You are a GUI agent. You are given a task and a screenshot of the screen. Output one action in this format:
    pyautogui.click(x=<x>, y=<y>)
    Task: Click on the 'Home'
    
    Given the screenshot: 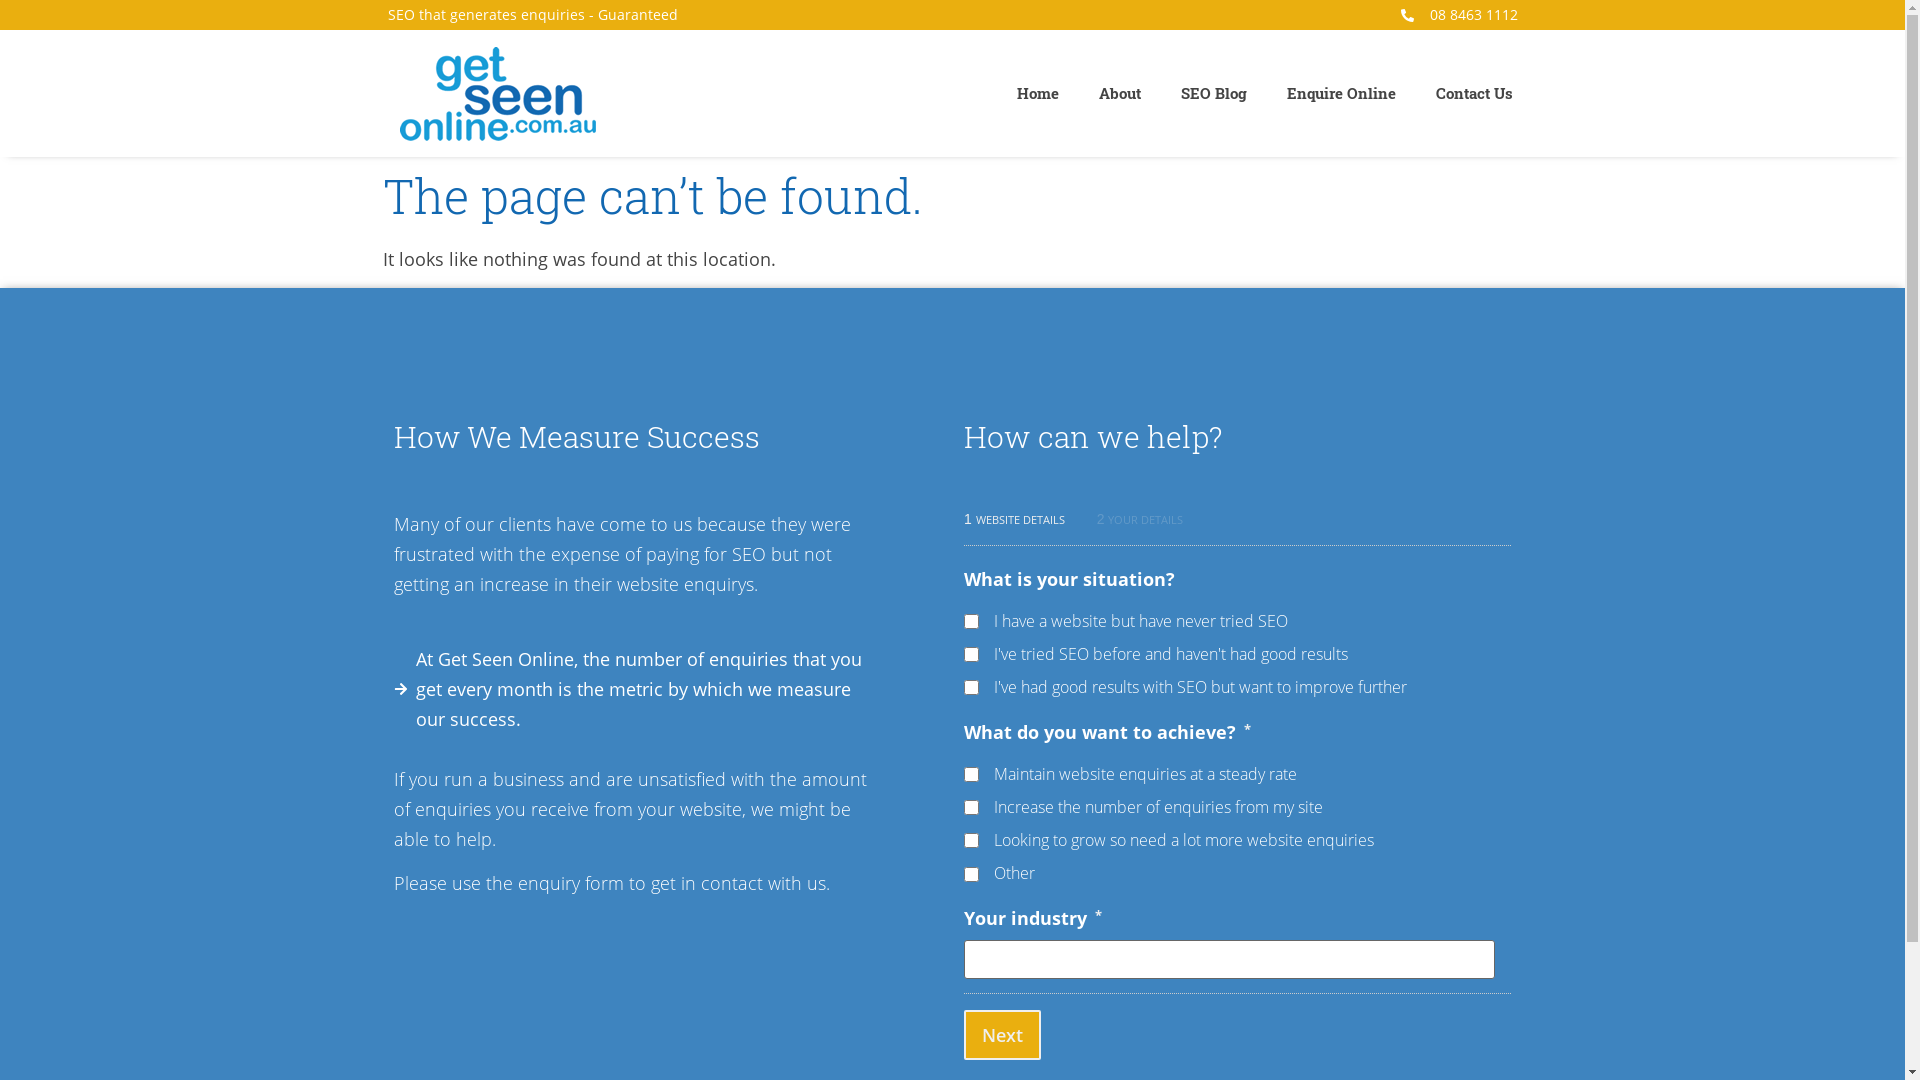 What is the action you would take?
    pyautogui.click(x=1036, y=93)
    